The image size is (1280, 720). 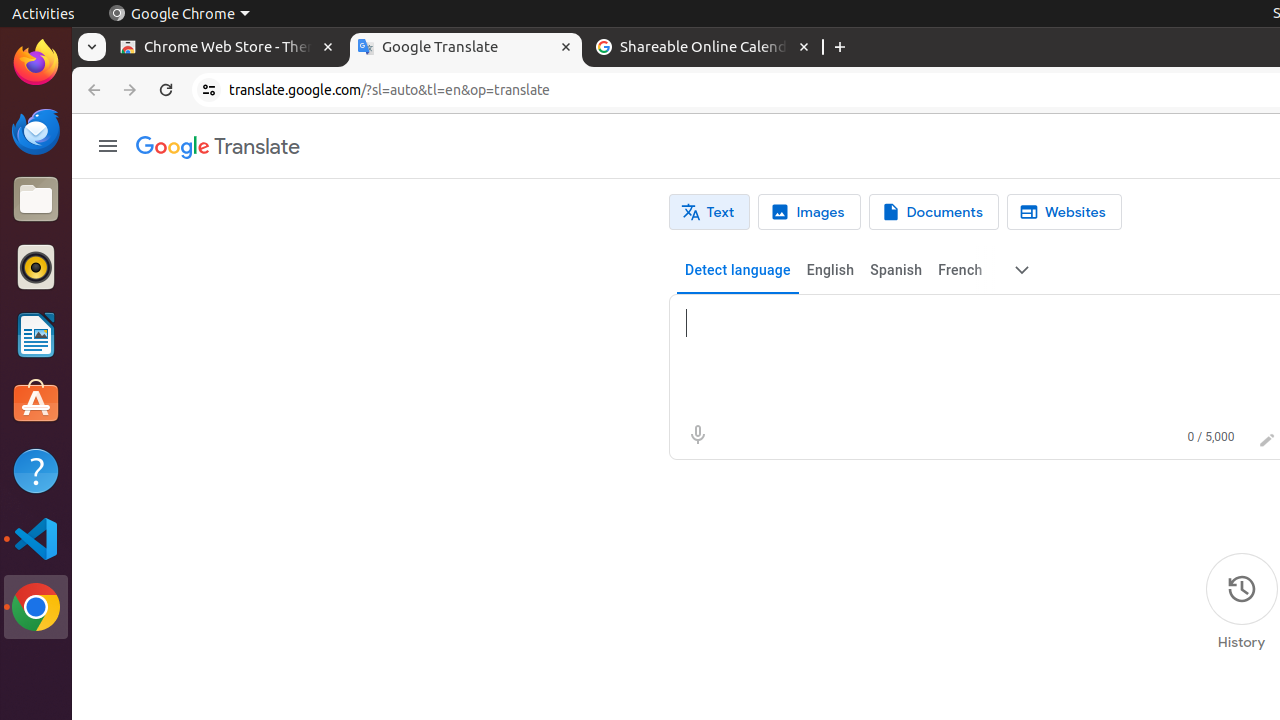 What do you see at coordinates (209, 90) in the screenshot?
I see `'View site information'` at bounding box center [209, 90].